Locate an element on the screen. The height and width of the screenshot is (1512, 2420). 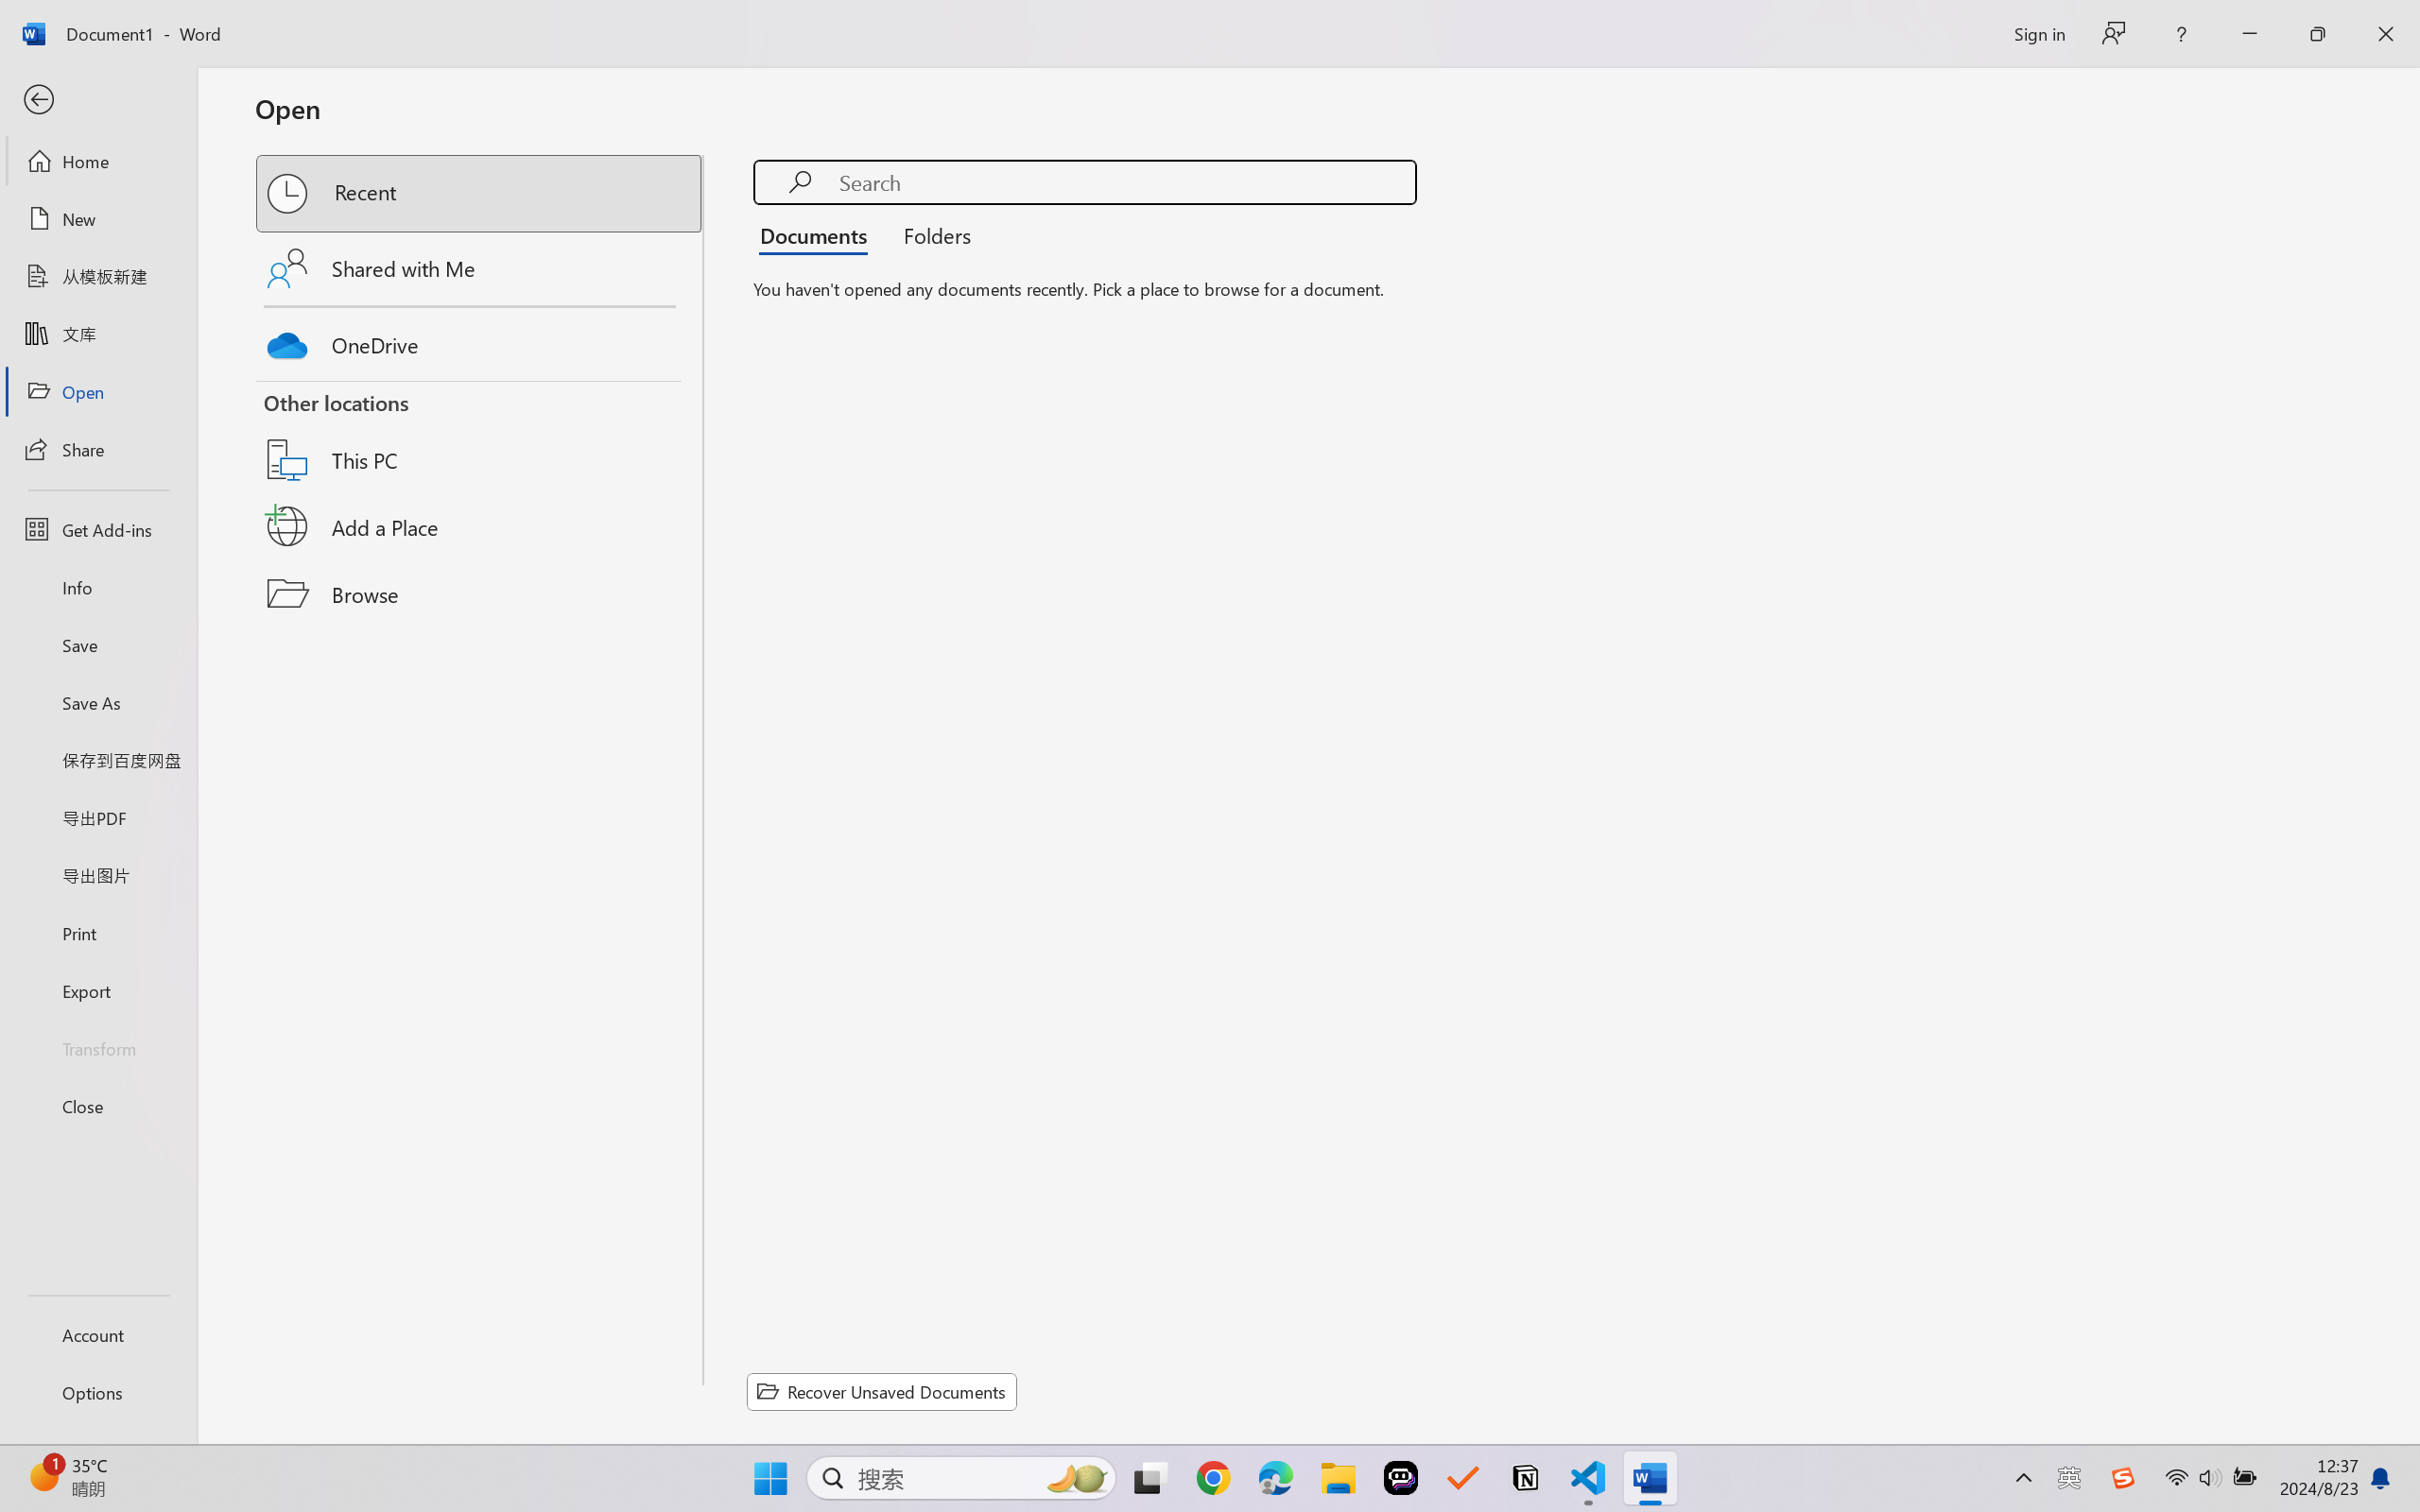
'Back' is located at coordinates (97, 100).